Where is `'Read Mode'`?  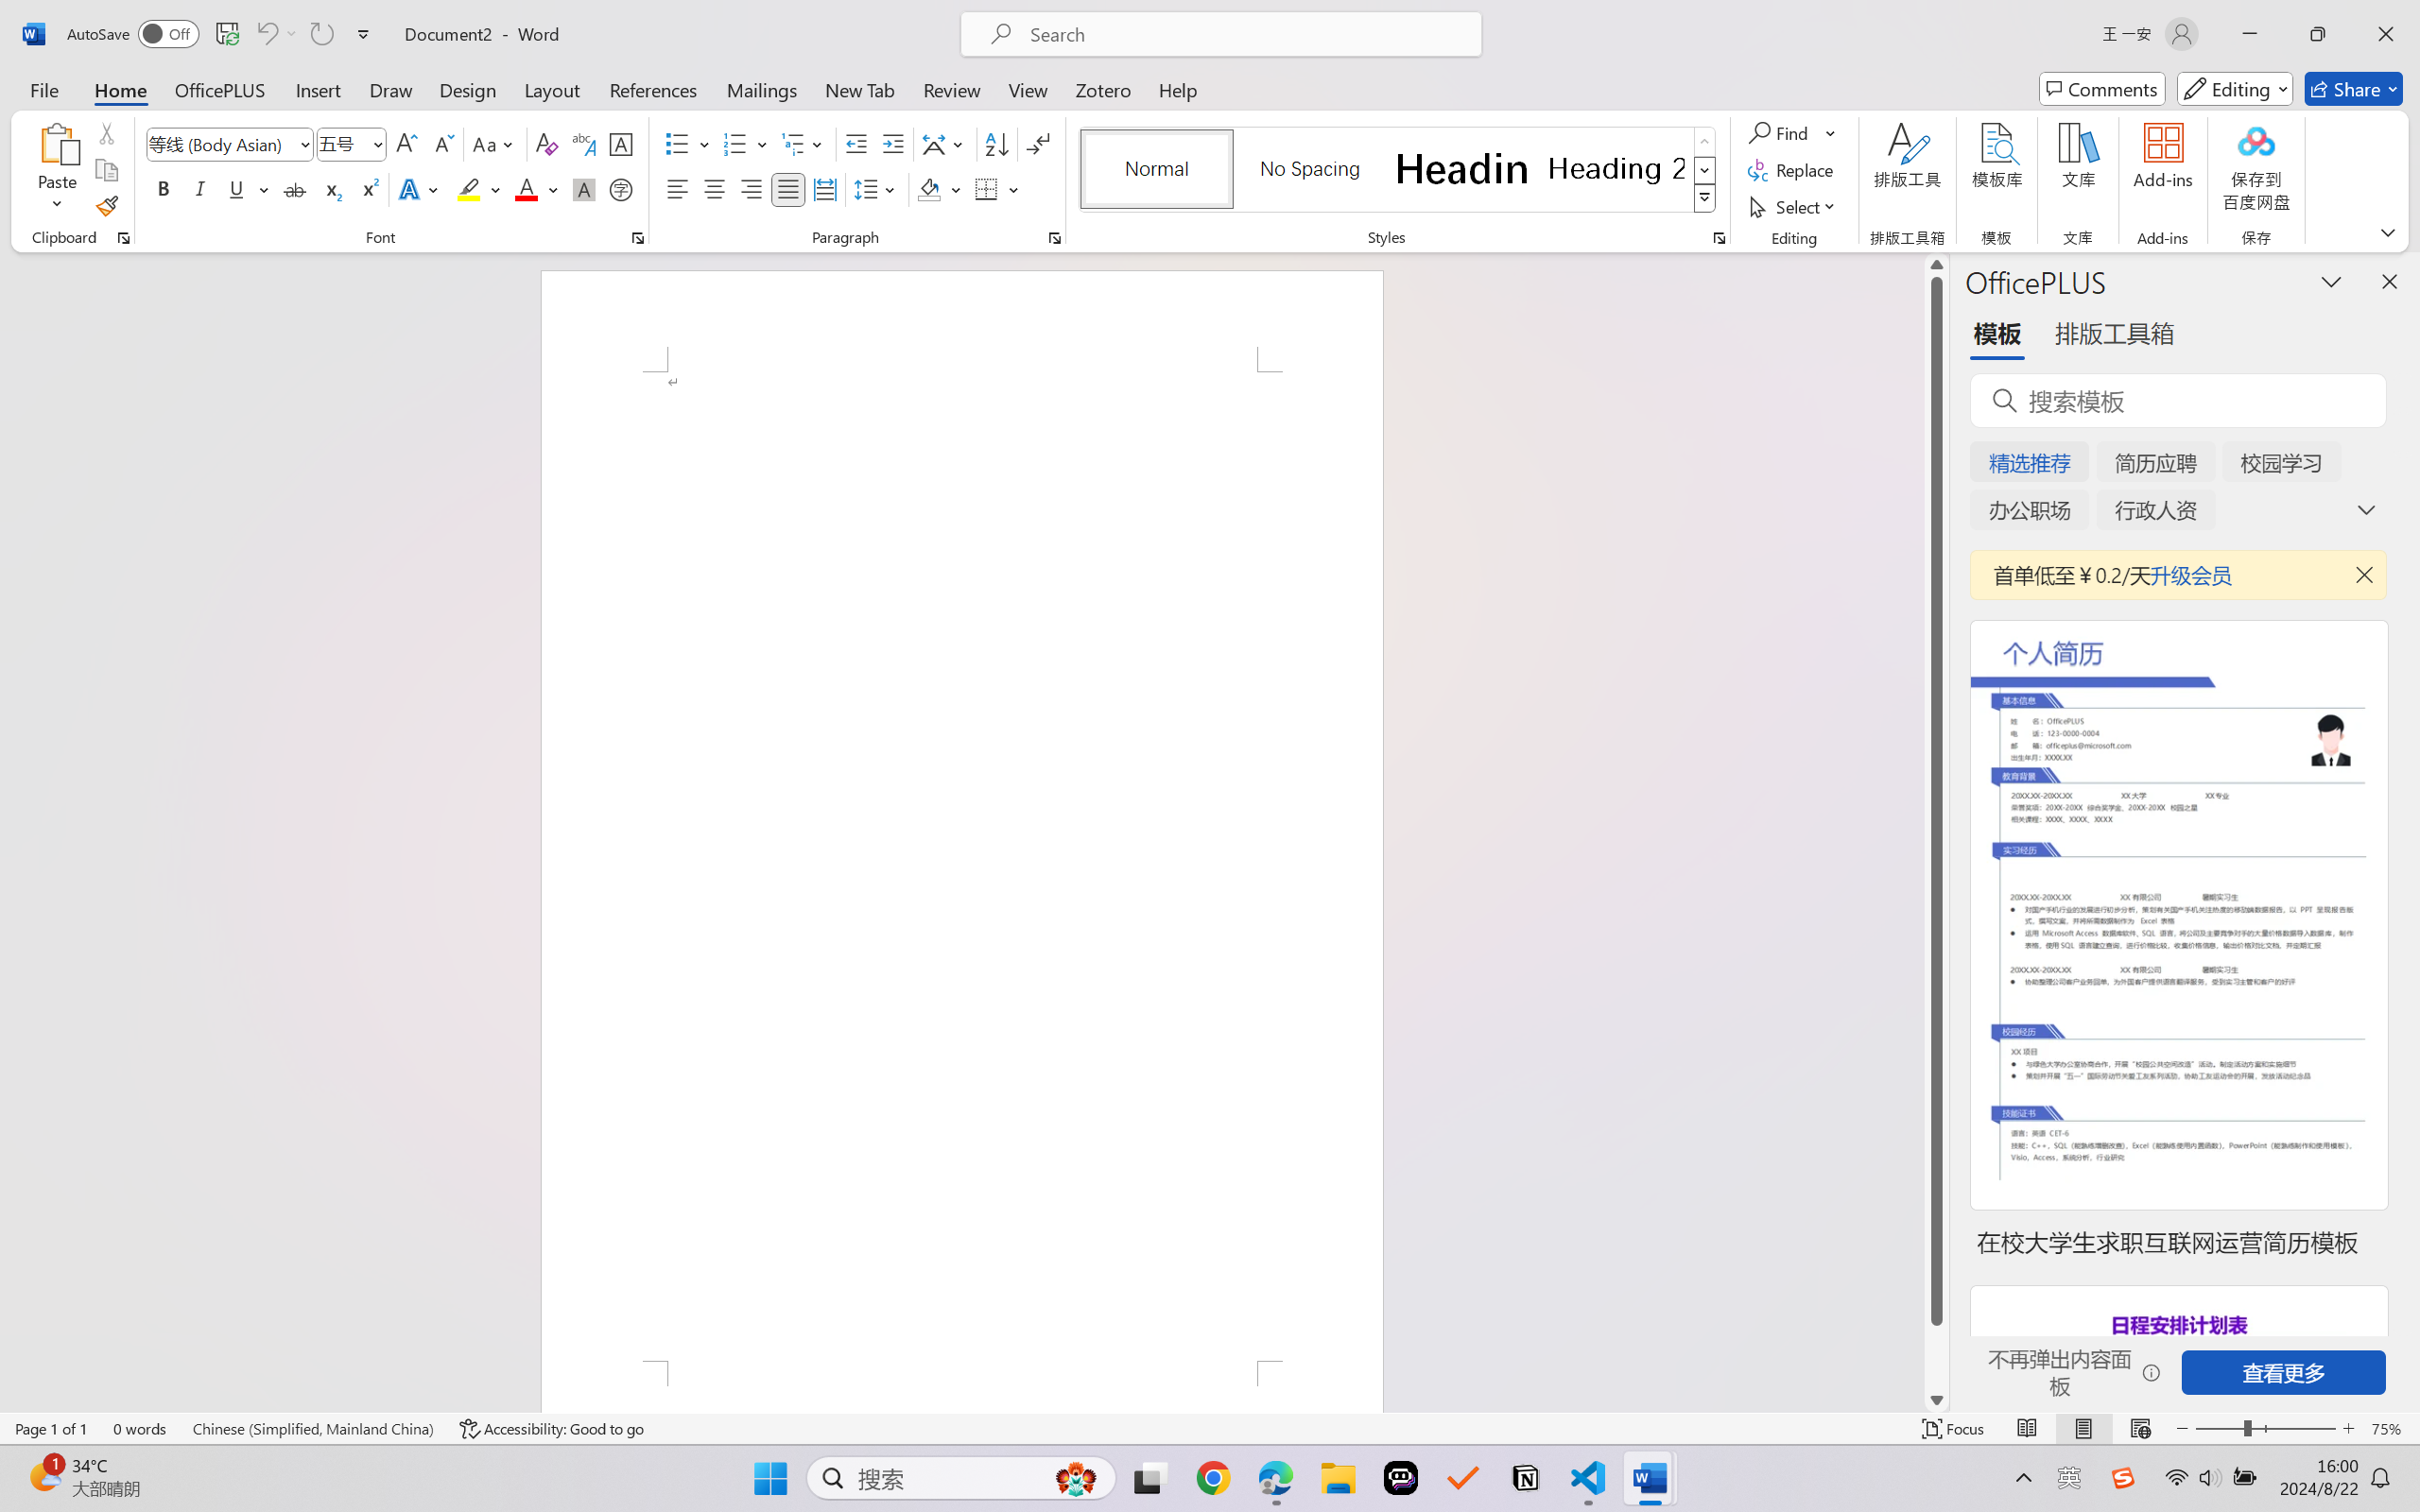 'Read Mode' is located at coordinates (2027, 1428).